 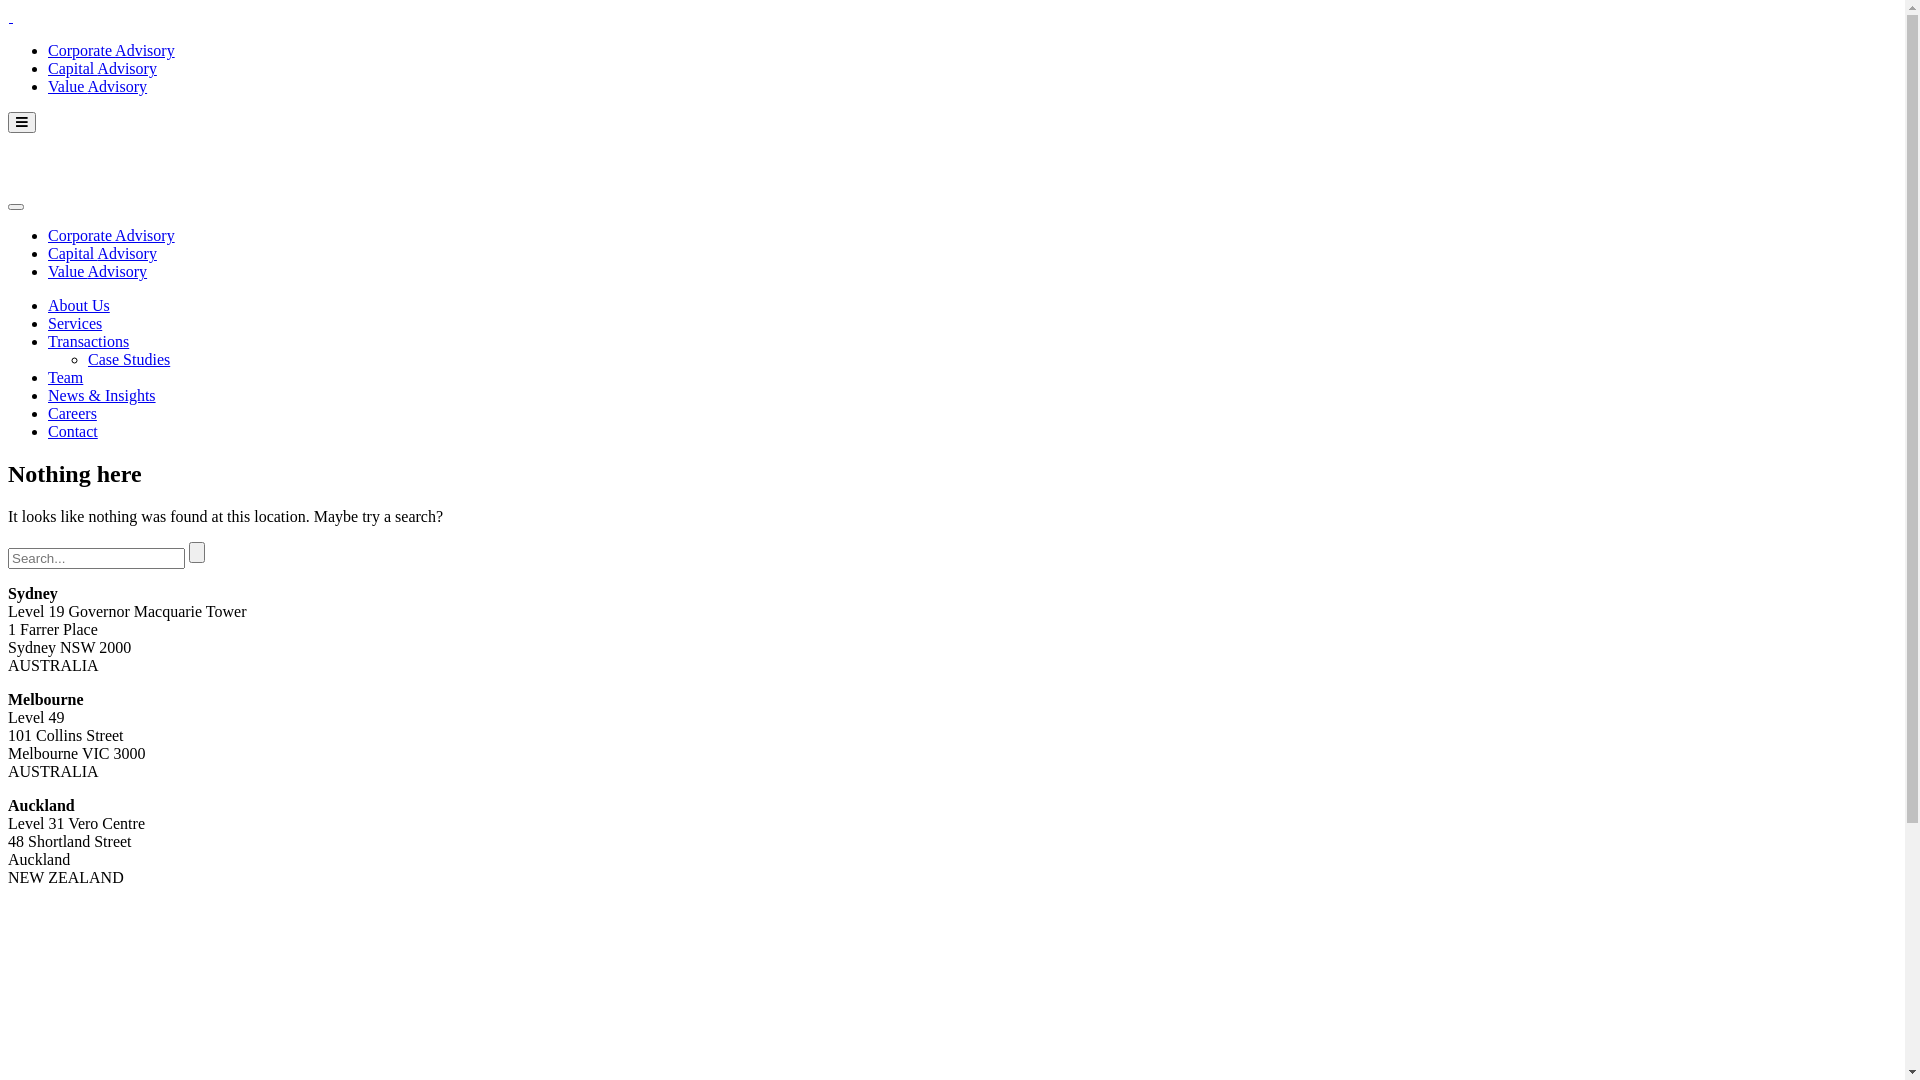 What do you see at coordinates (96, 271) in the screenshot?
I see `'Value Advisory'` at bounding box center [96, 271].